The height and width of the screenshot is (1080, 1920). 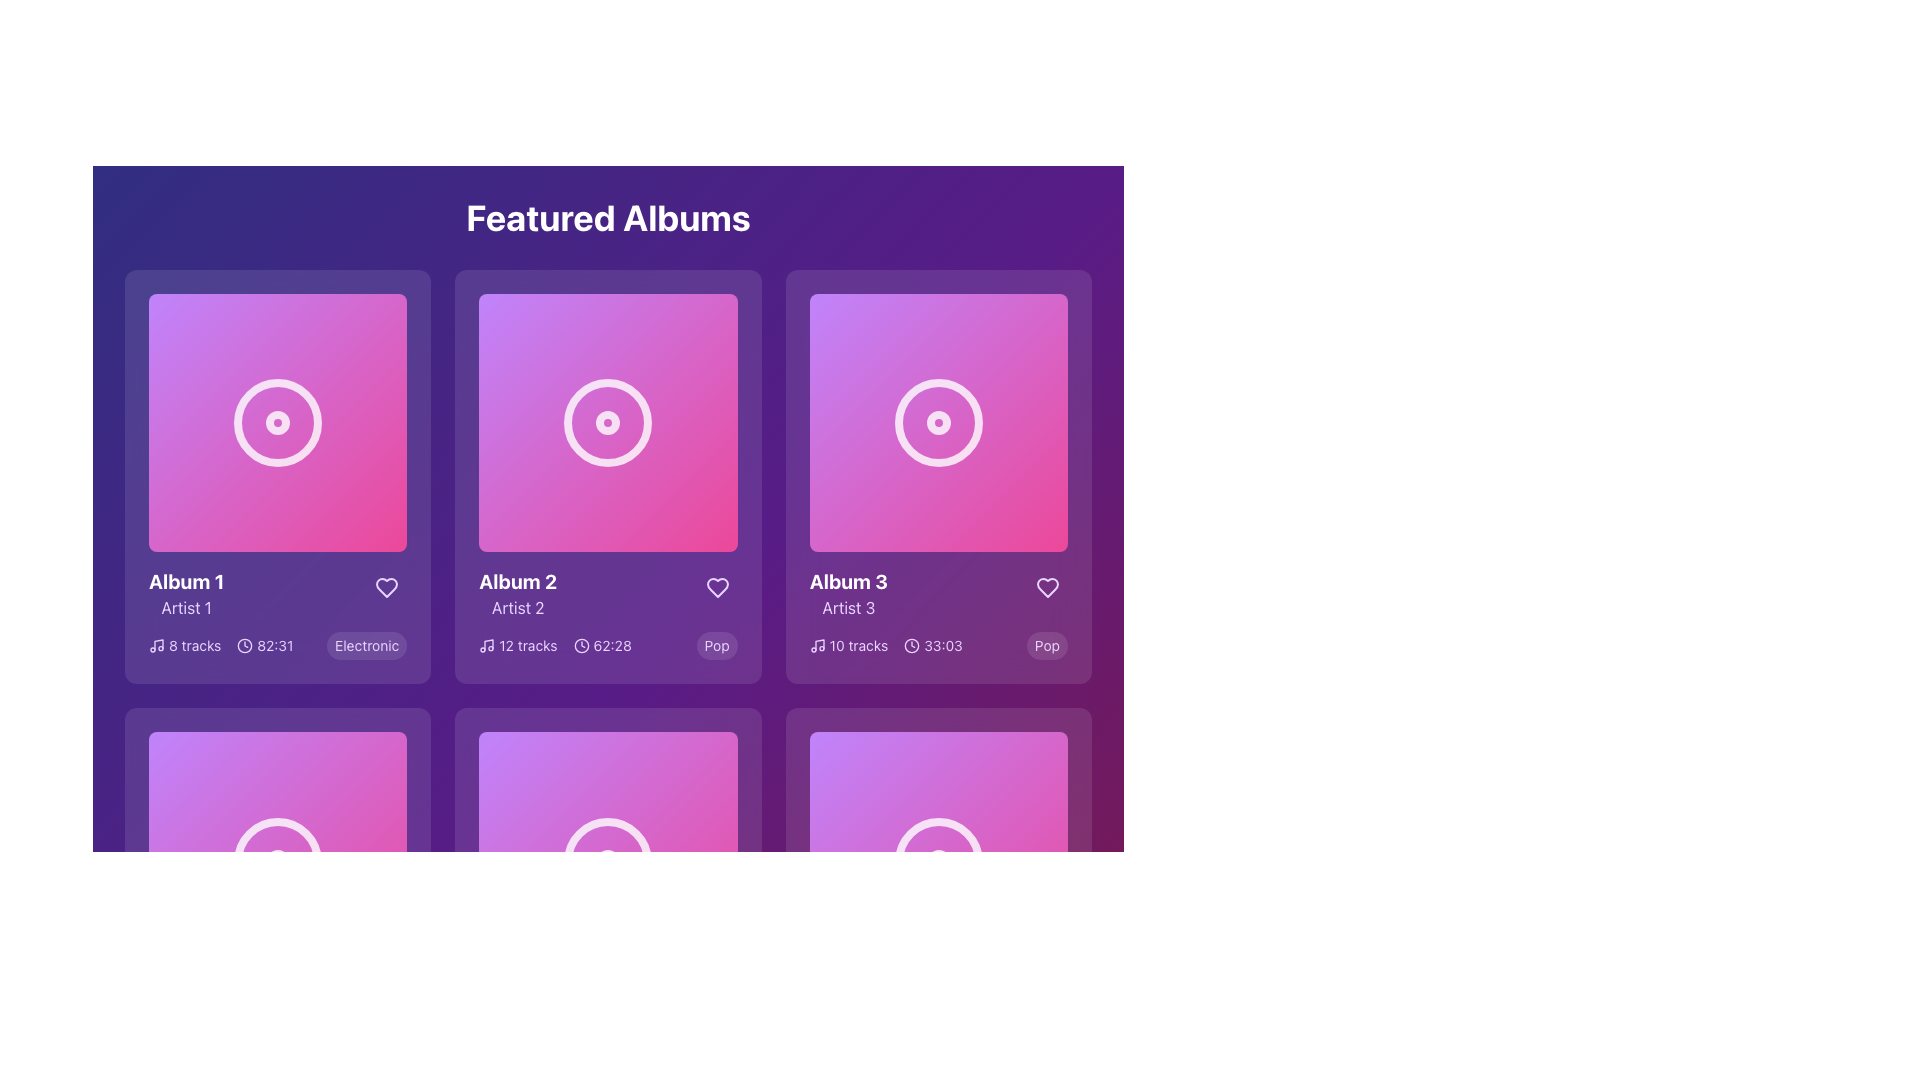 I want to click on the traditional clock icon located in the 'Album 3' card, which is adjacent to the text '33:03', so click(x=911, y=646).